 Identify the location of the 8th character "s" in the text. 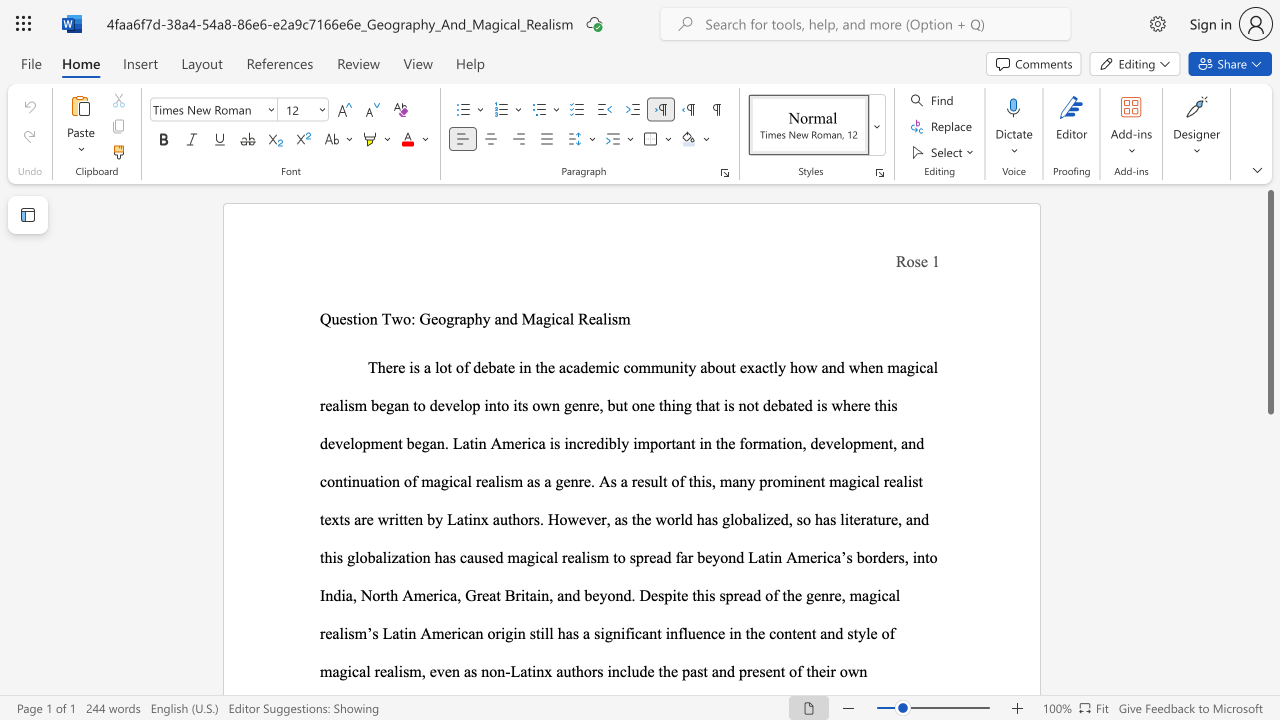
(507, 481).